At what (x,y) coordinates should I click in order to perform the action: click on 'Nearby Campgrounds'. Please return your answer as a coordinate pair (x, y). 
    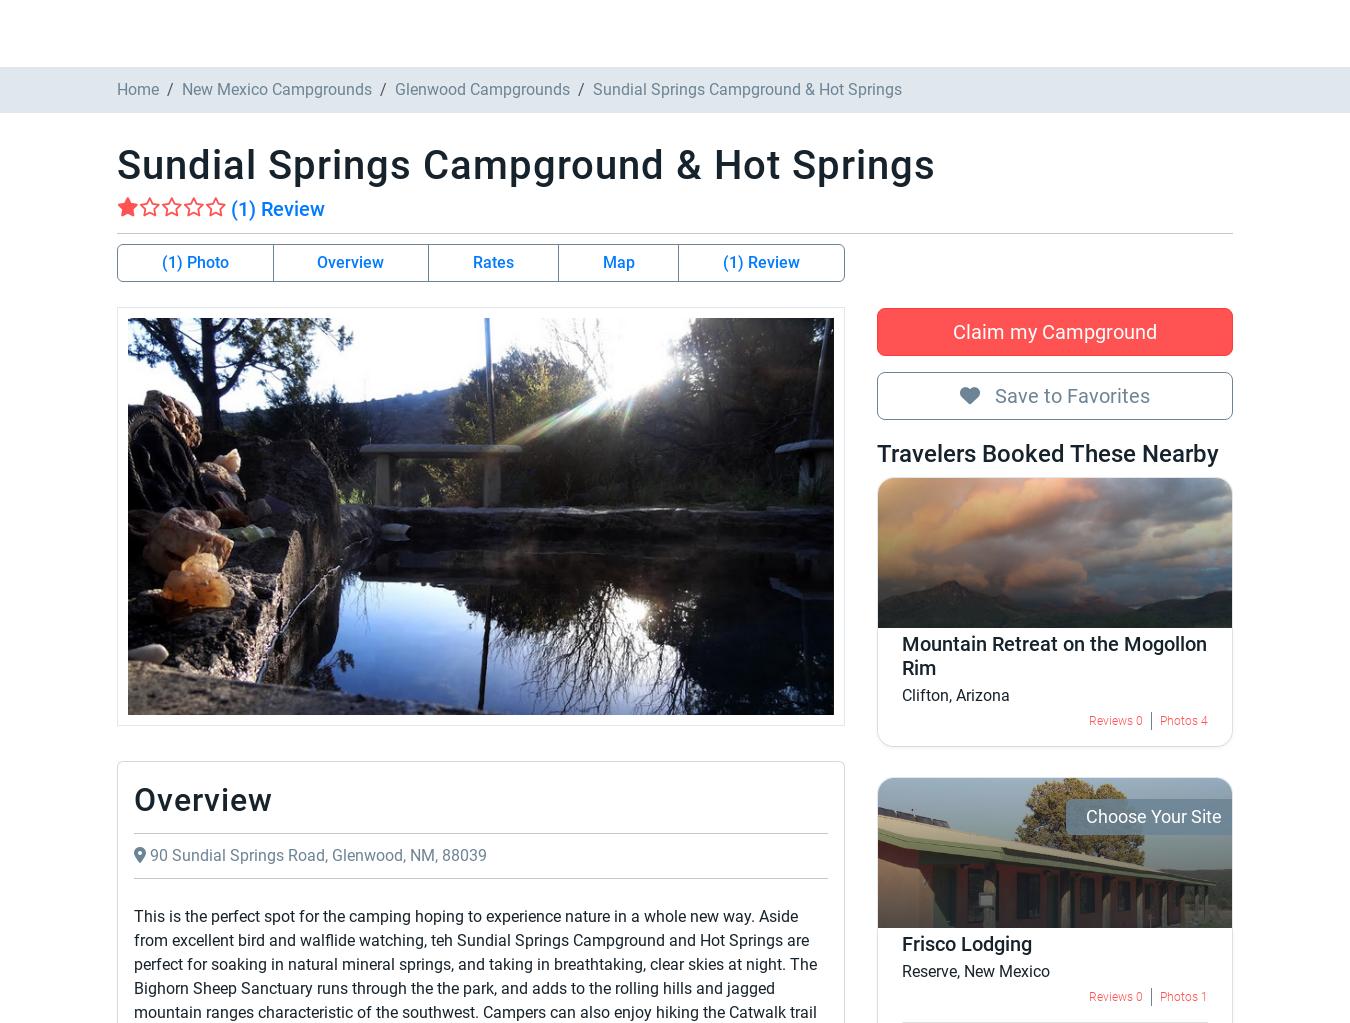
    Looking at the image, I should click on (134, 397).